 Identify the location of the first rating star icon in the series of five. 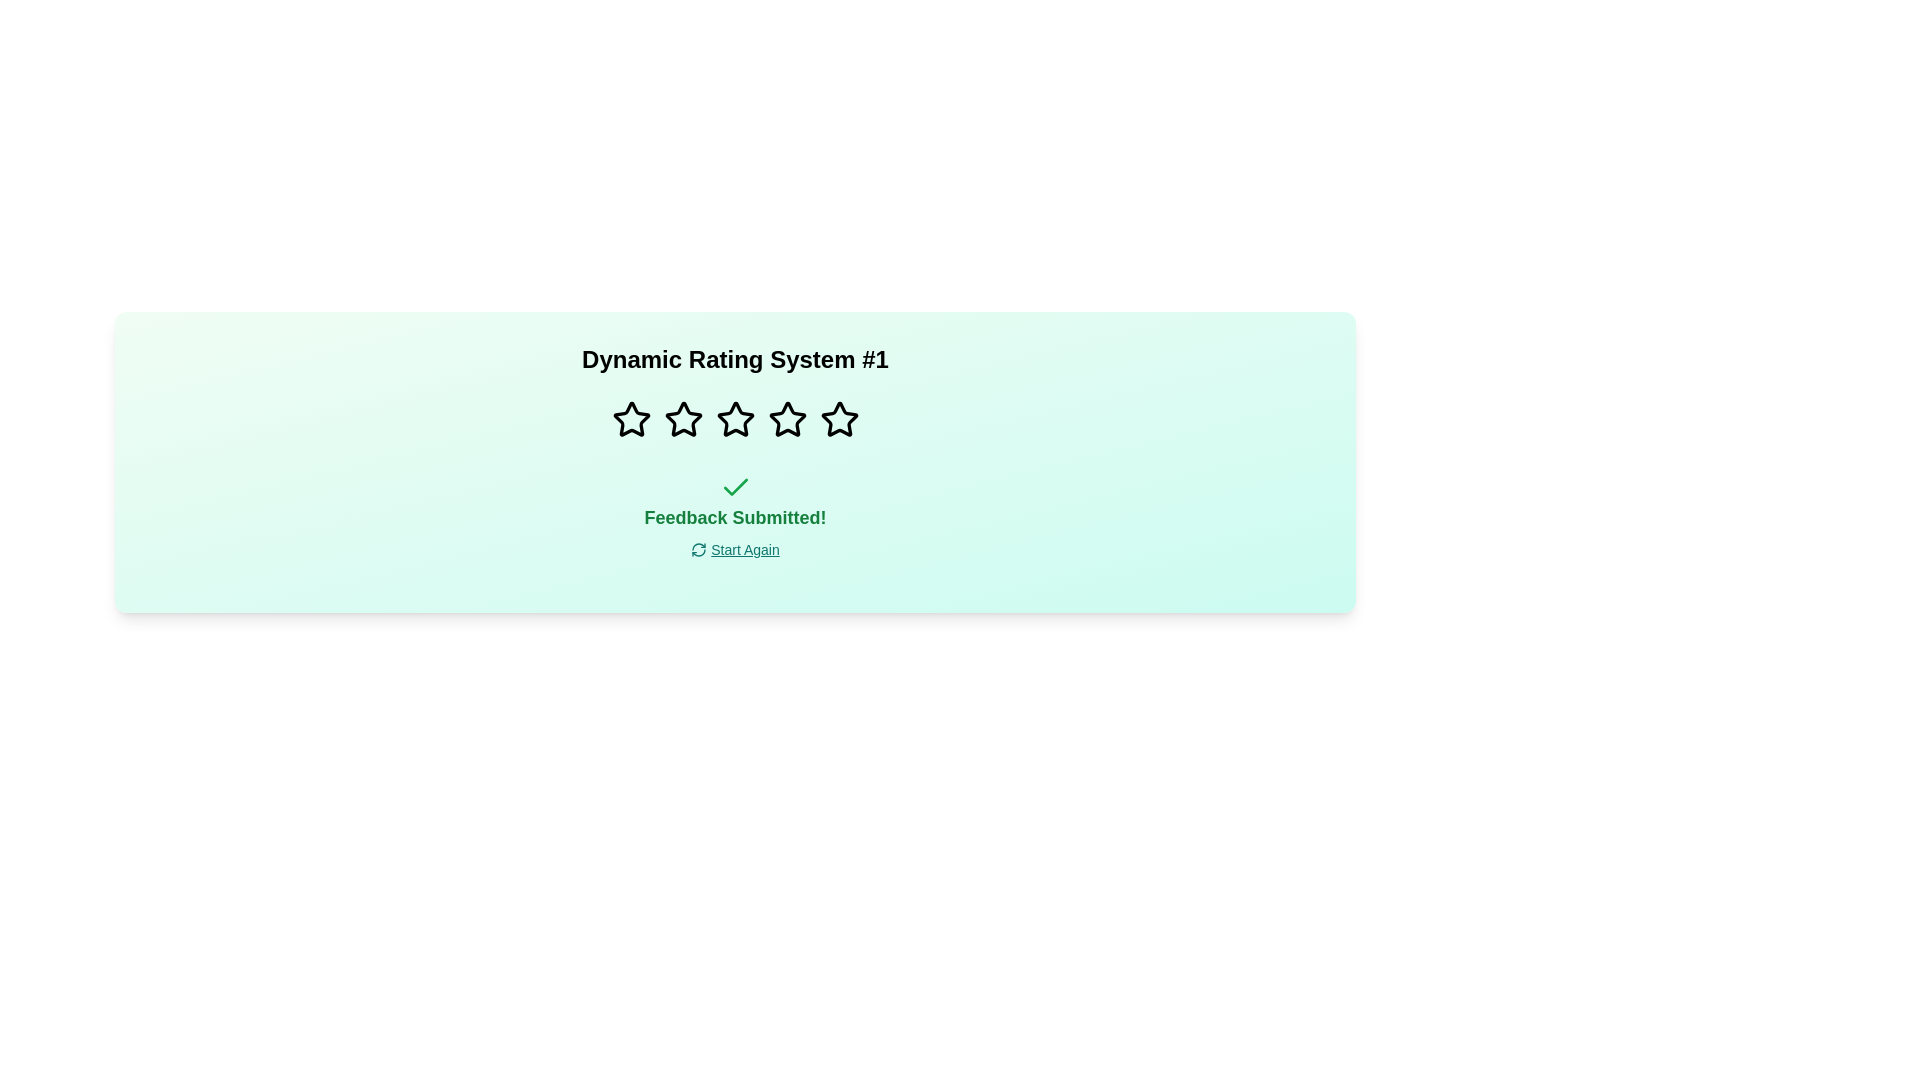
(630, 419).